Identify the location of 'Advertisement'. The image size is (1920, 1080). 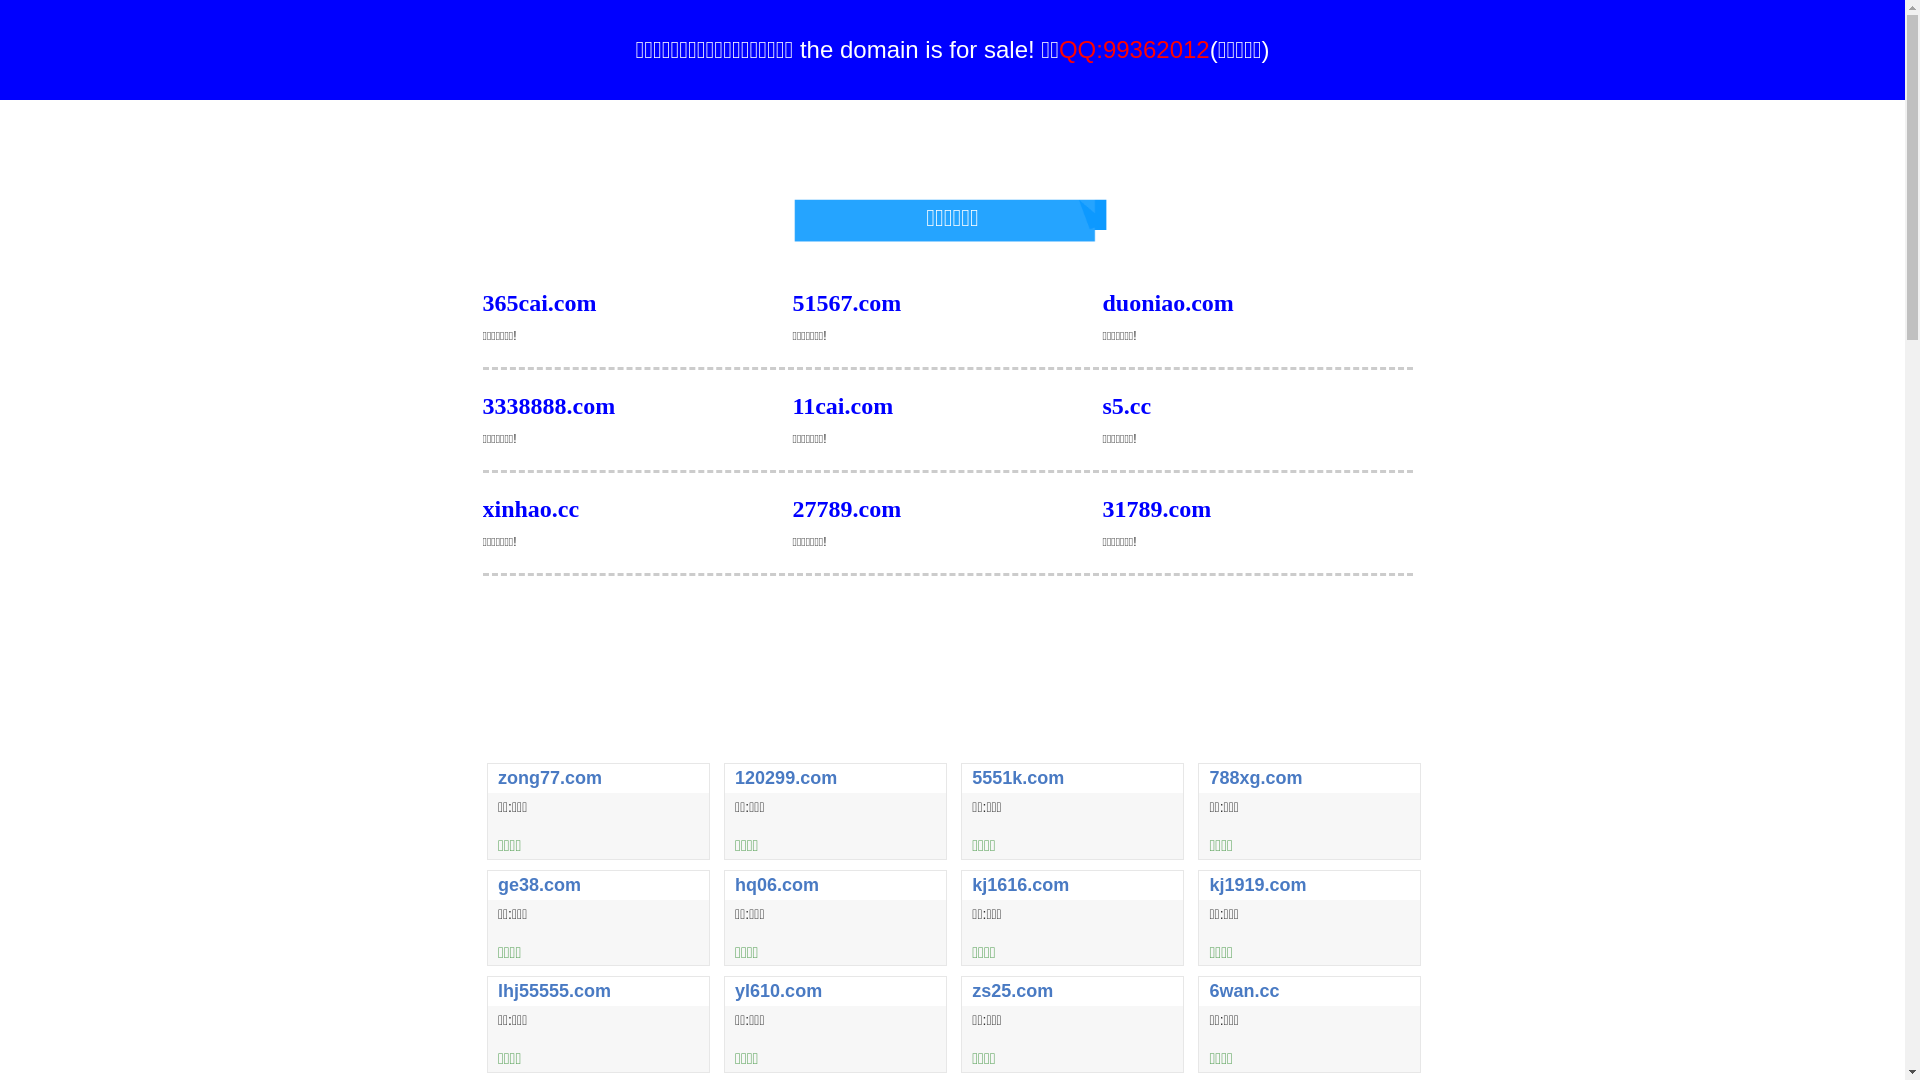
(950, 144).